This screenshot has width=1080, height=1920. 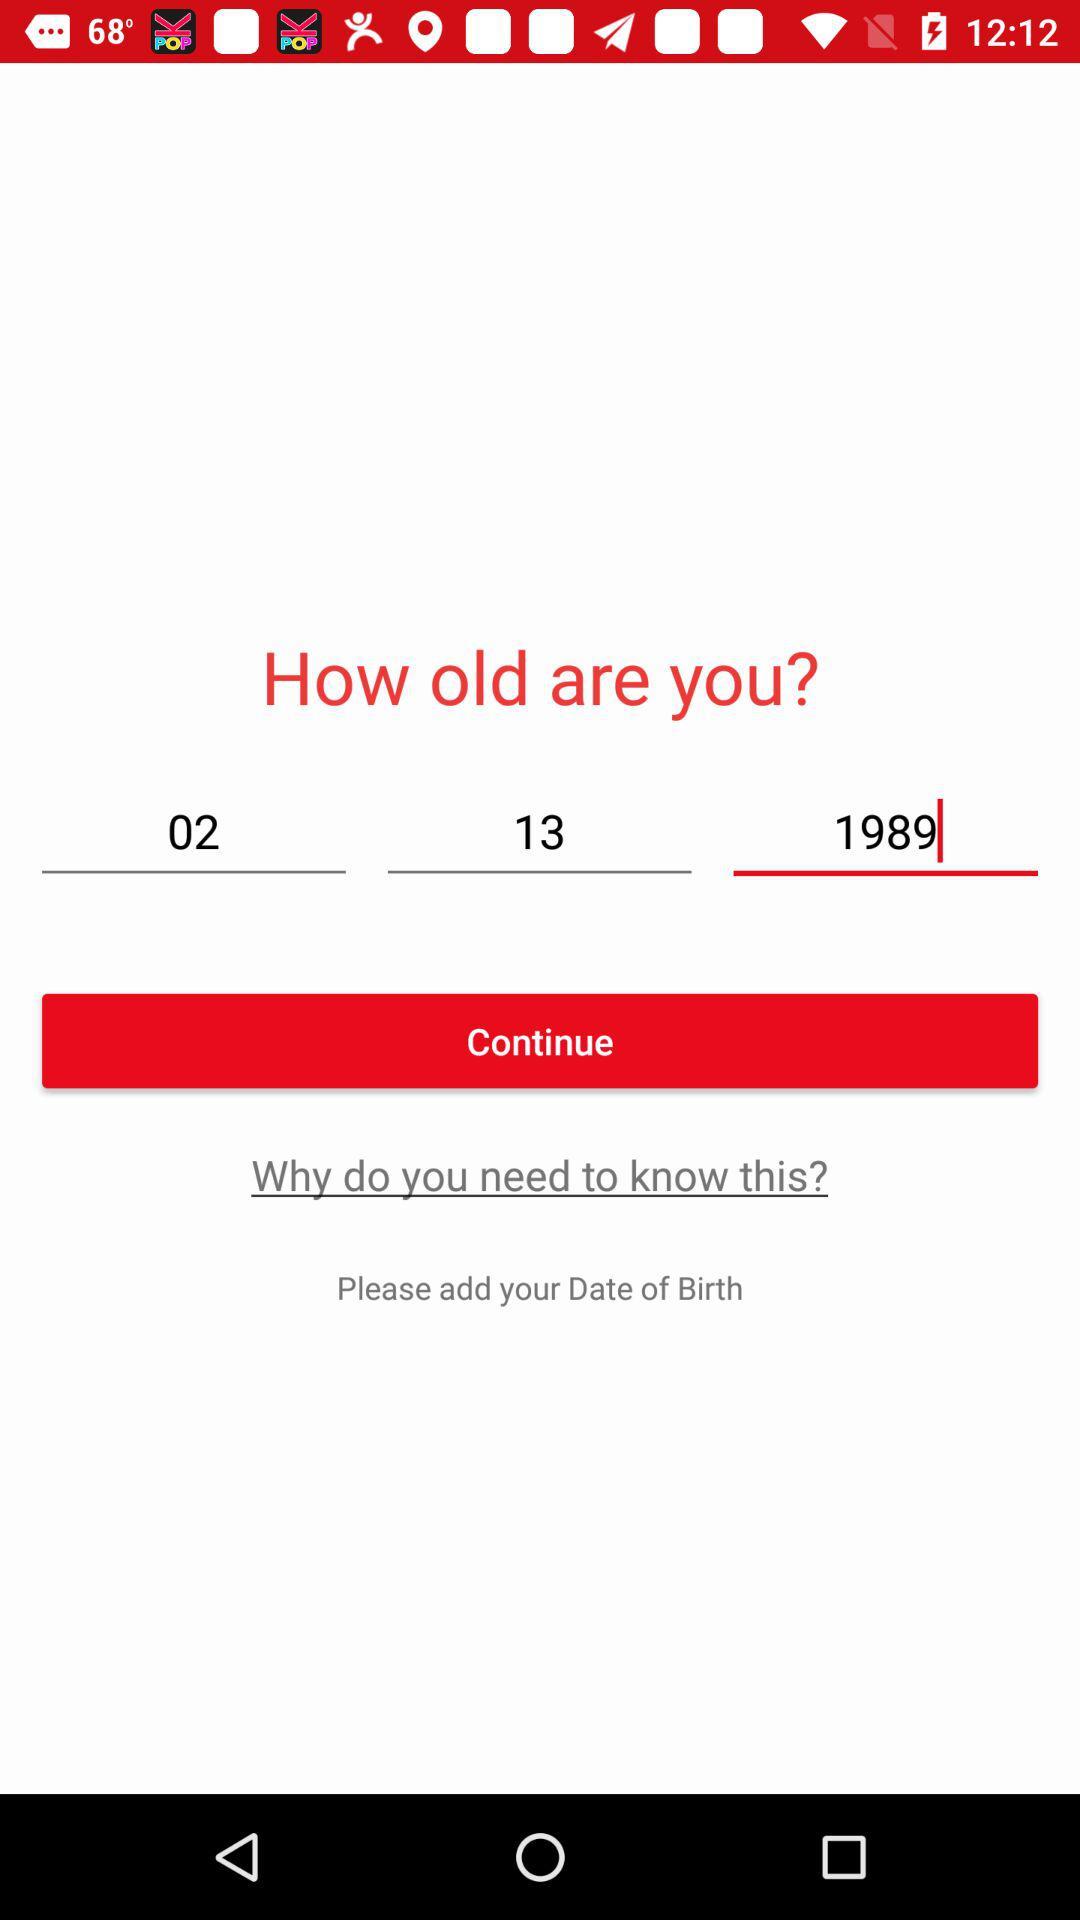 I want to click on 02 icon, so click(x=193, y=830).